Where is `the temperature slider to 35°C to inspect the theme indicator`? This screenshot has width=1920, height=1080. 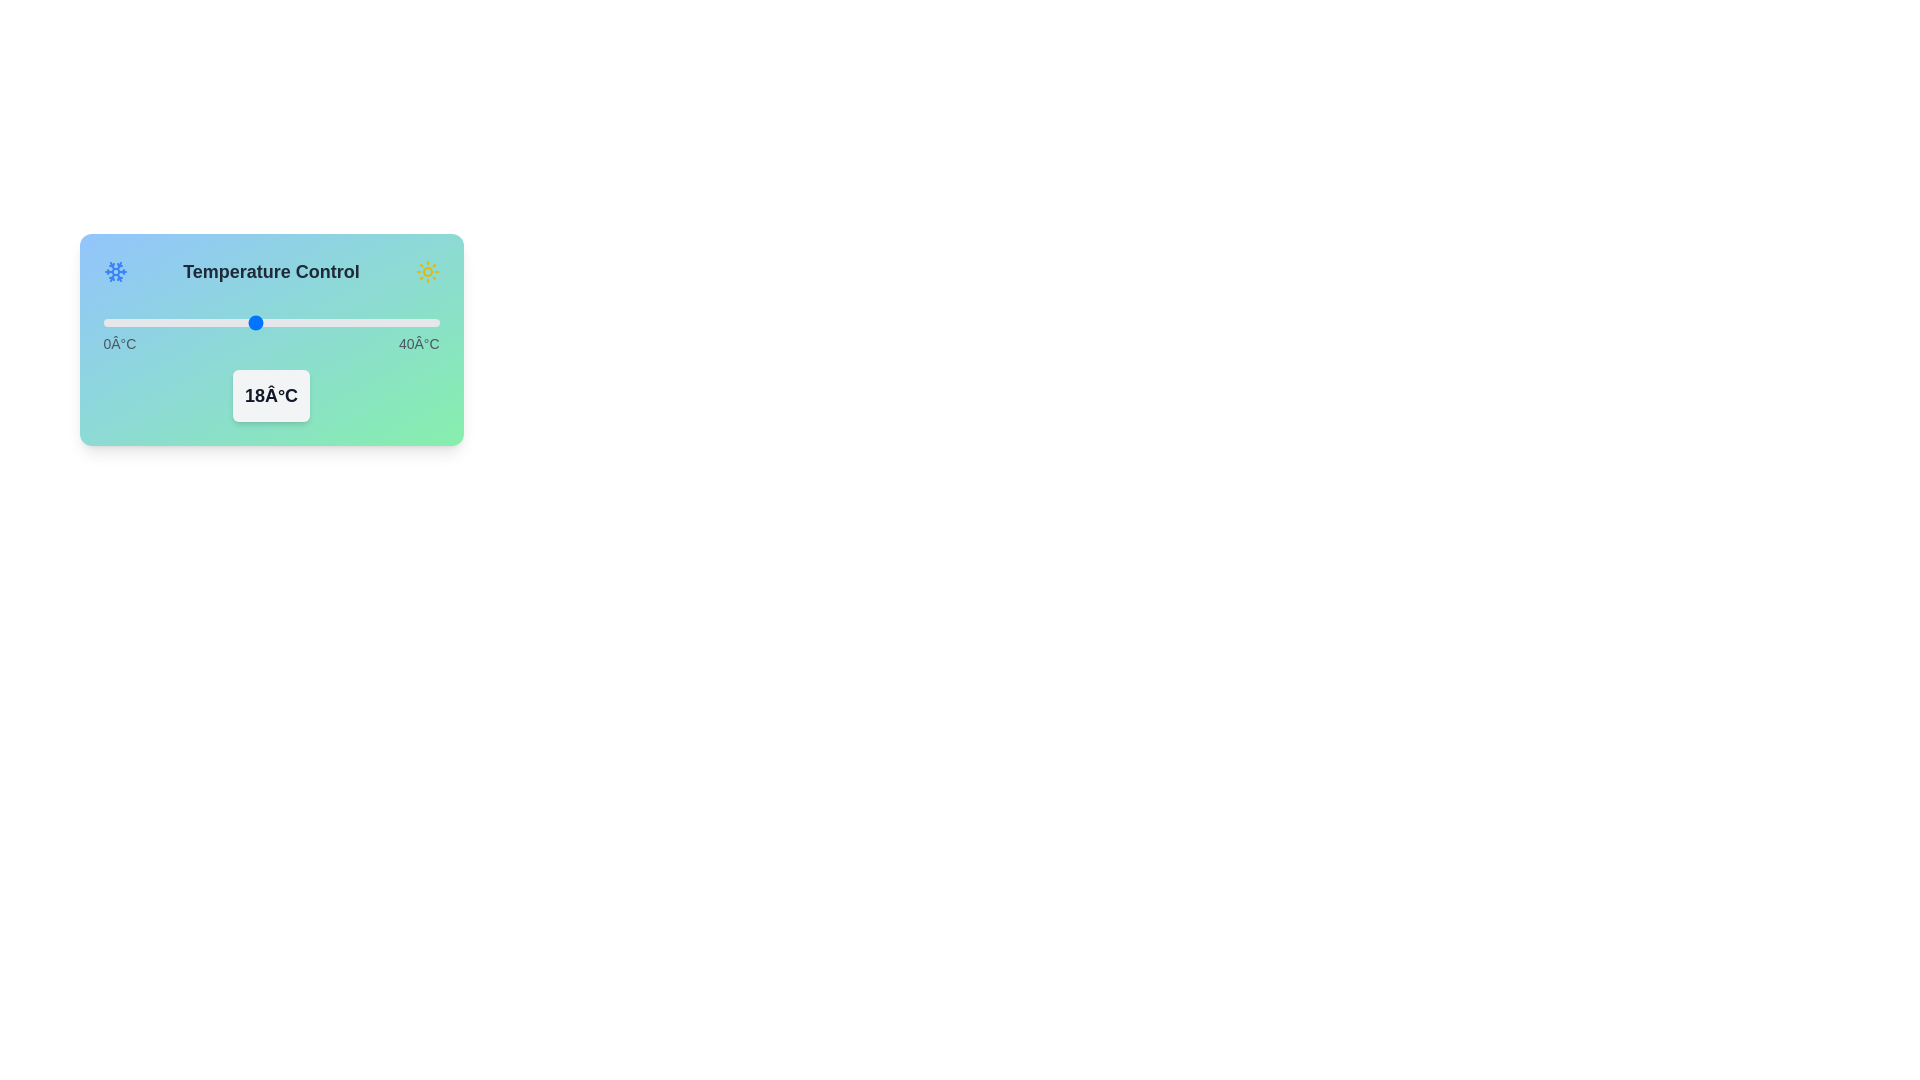
the temperature slider to 35°C to inspect the theme indicator is located at coordinates (397, 322).